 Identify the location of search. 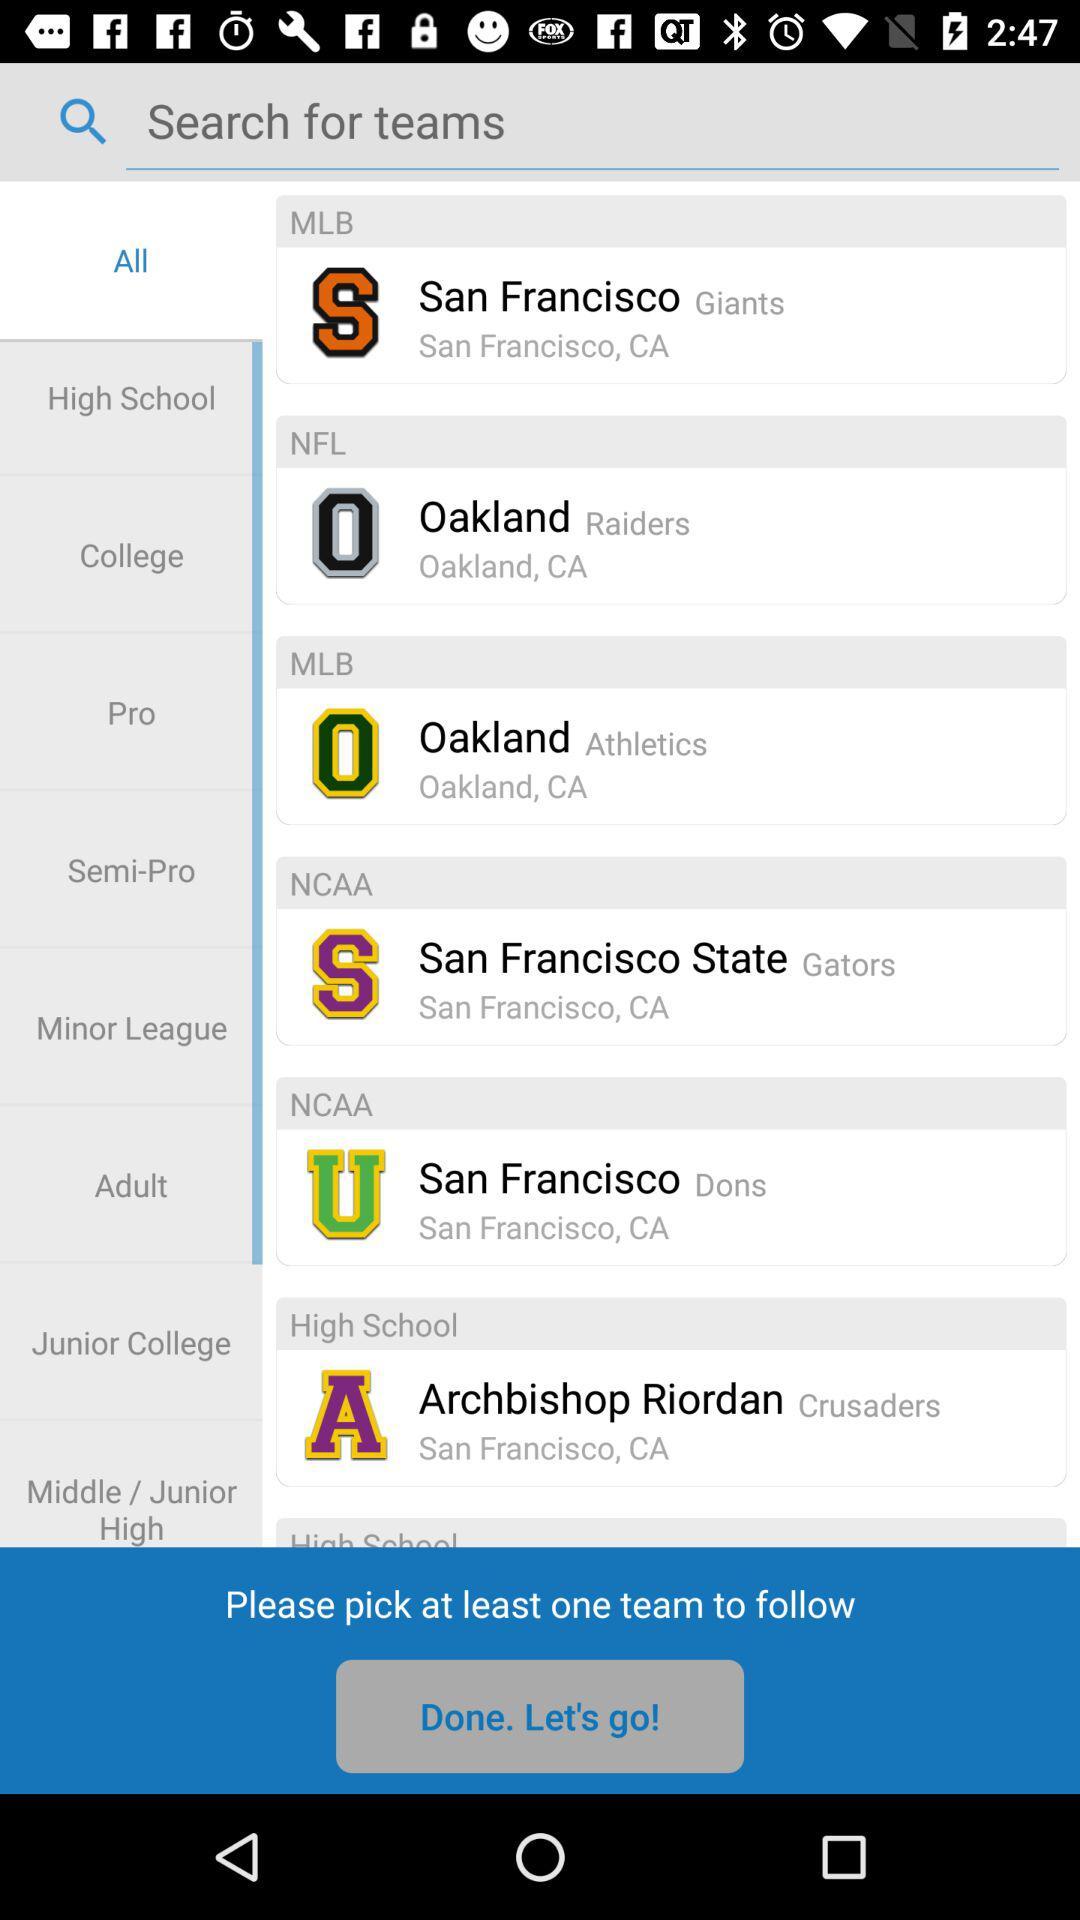
(591, 119).